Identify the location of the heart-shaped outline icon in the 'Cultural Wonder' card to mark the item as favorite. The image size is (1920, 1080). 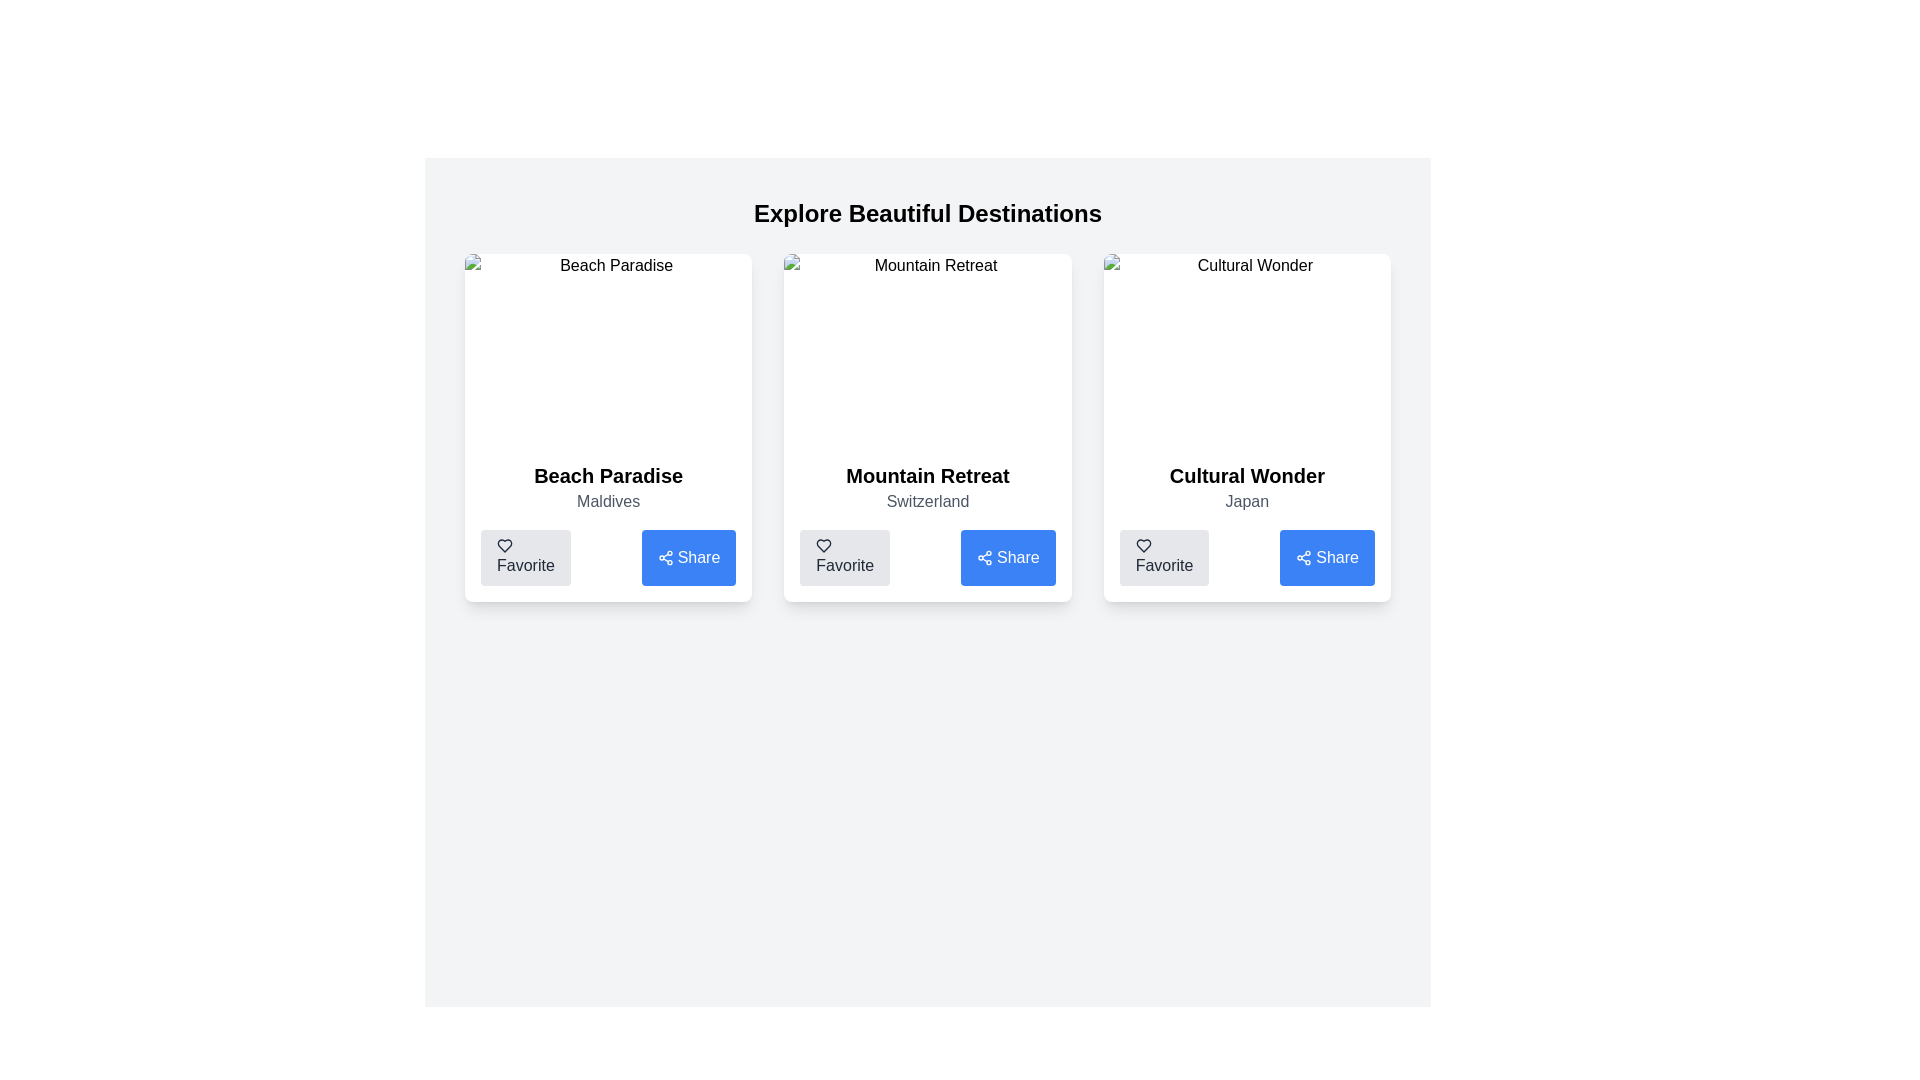
(1143, 546).